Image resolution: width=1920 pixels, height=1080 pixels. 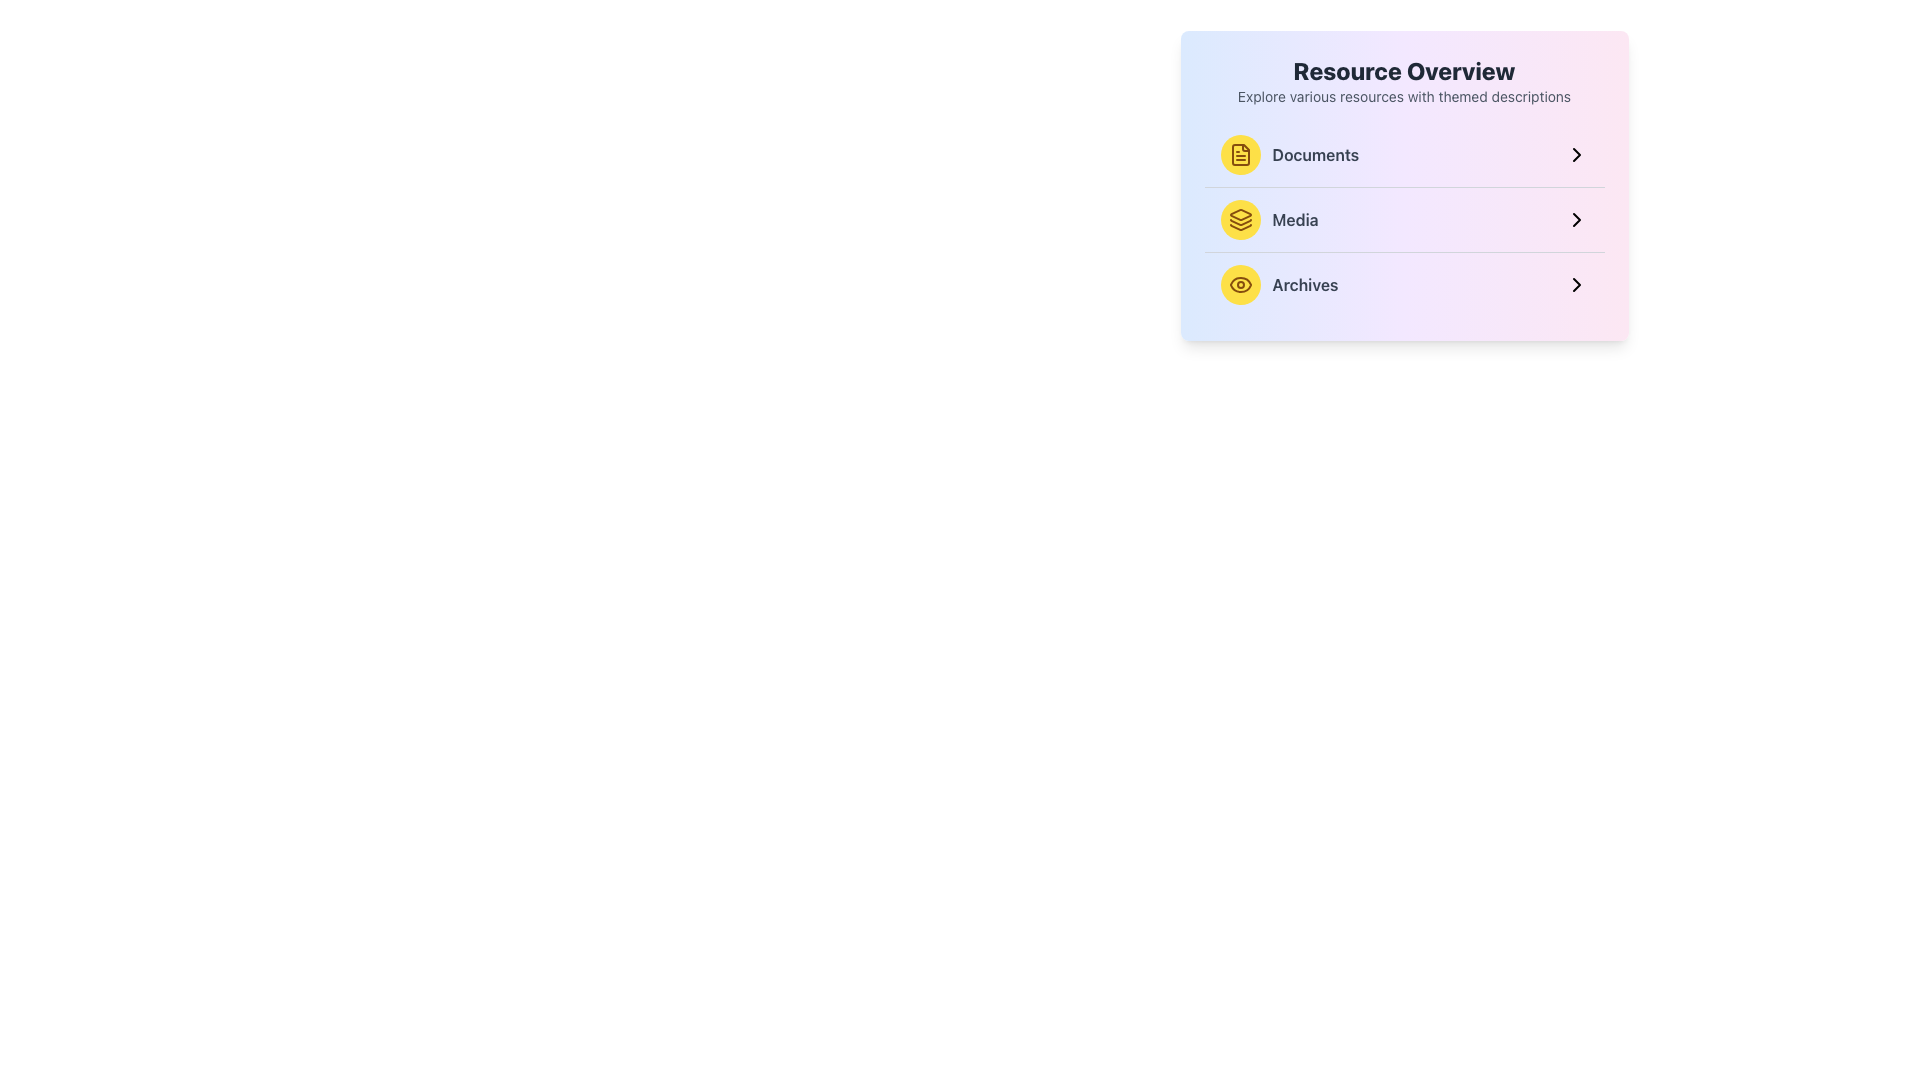 What do you see at coordinates (1239, 219) in the screenshot?
I see `details of the Circular icon badge that serves as a visual indicator for the 'Media' section, located to the left of the 'Media' label in the 'Resource Overview' card` at bounding box center [1239, 219].